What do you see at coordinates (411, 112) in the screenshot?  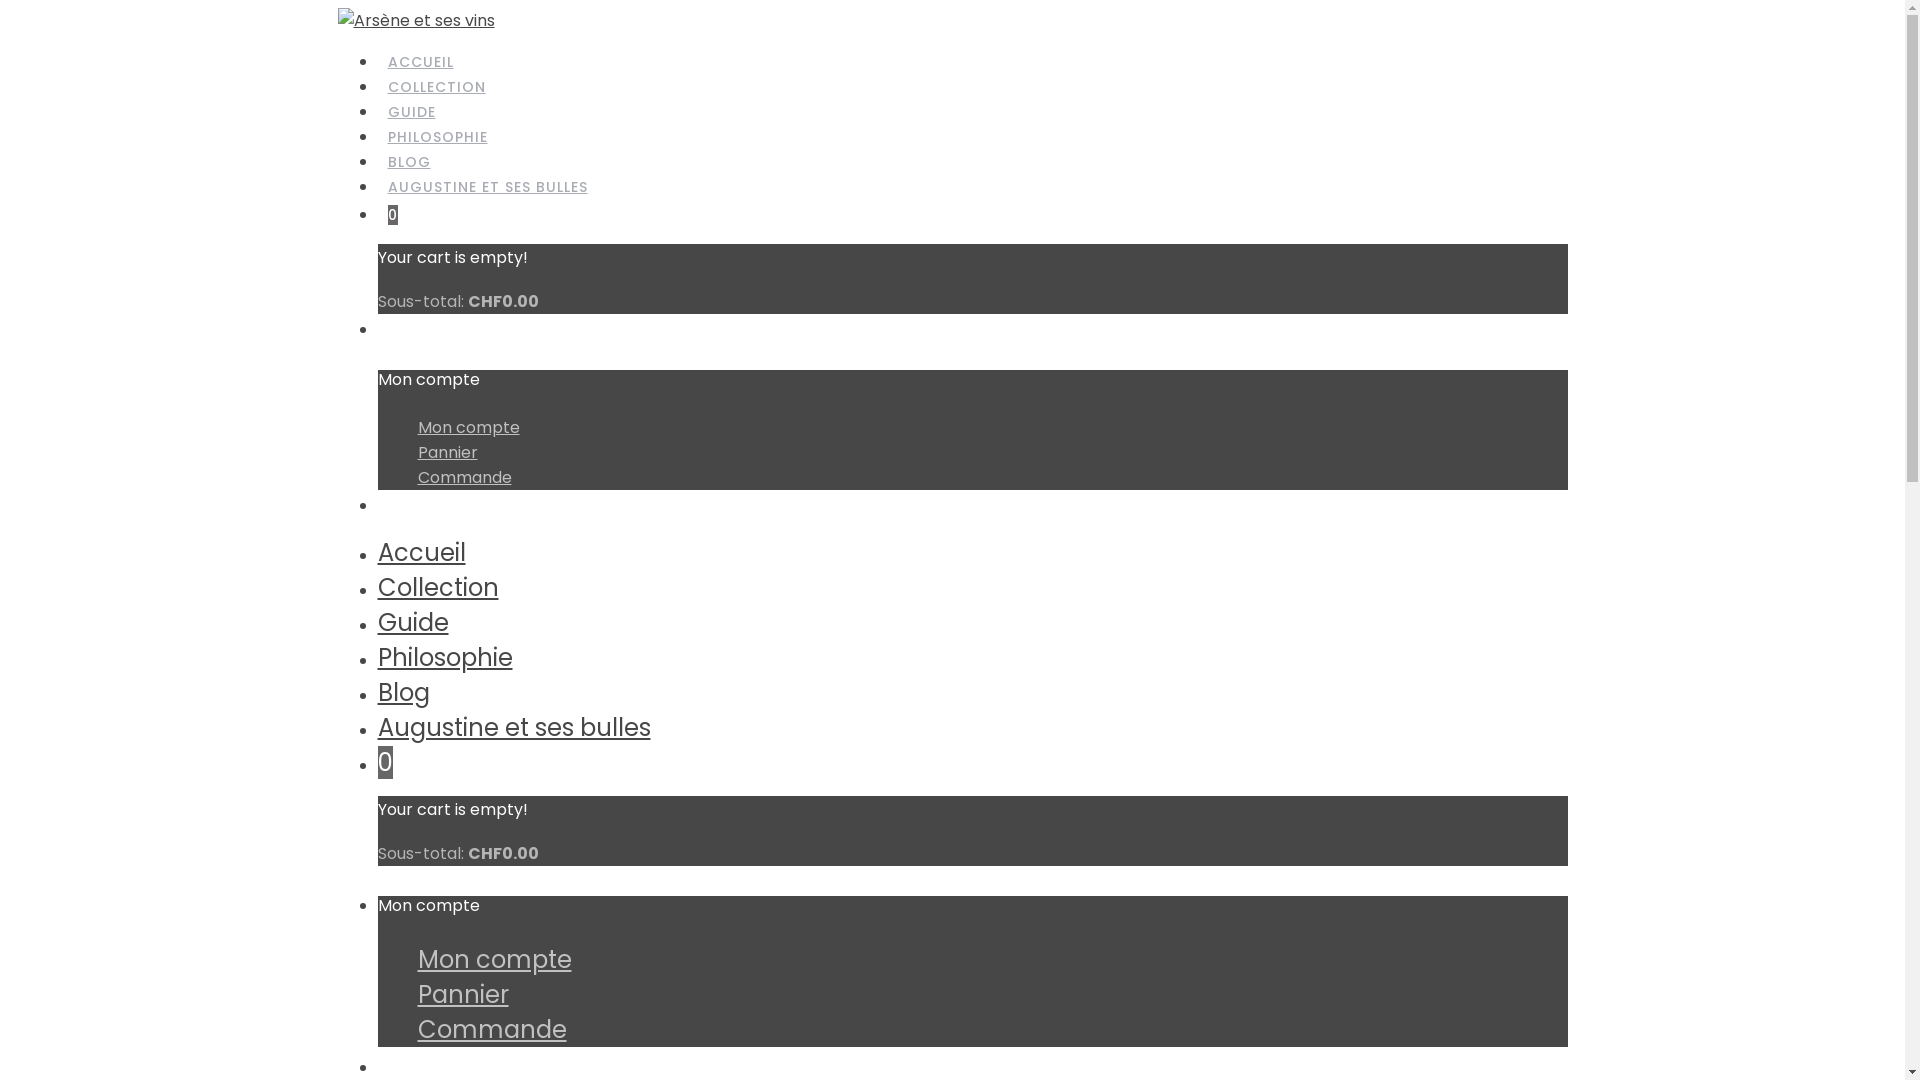 I see `'GUIDE'` at bounding box center [411, 112].